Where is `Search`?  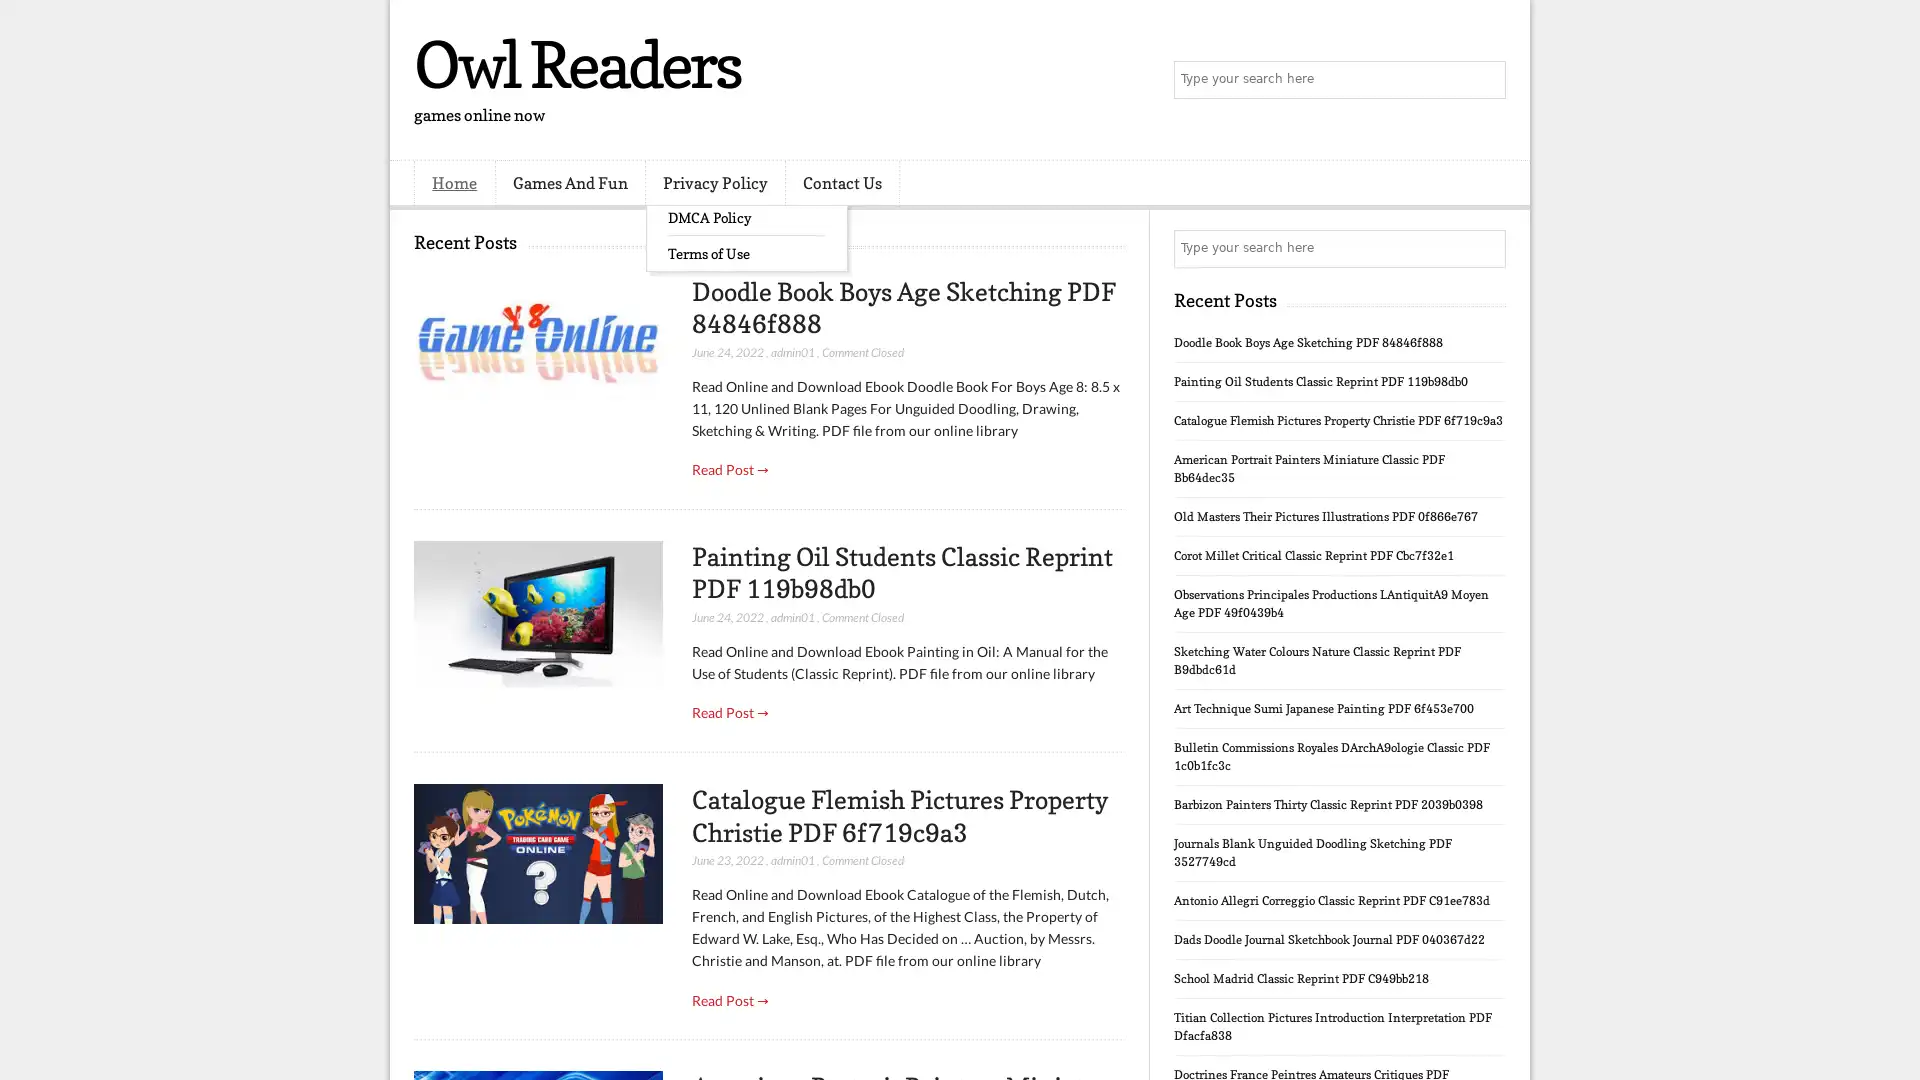 Search is located at coordinates (1485, 248).